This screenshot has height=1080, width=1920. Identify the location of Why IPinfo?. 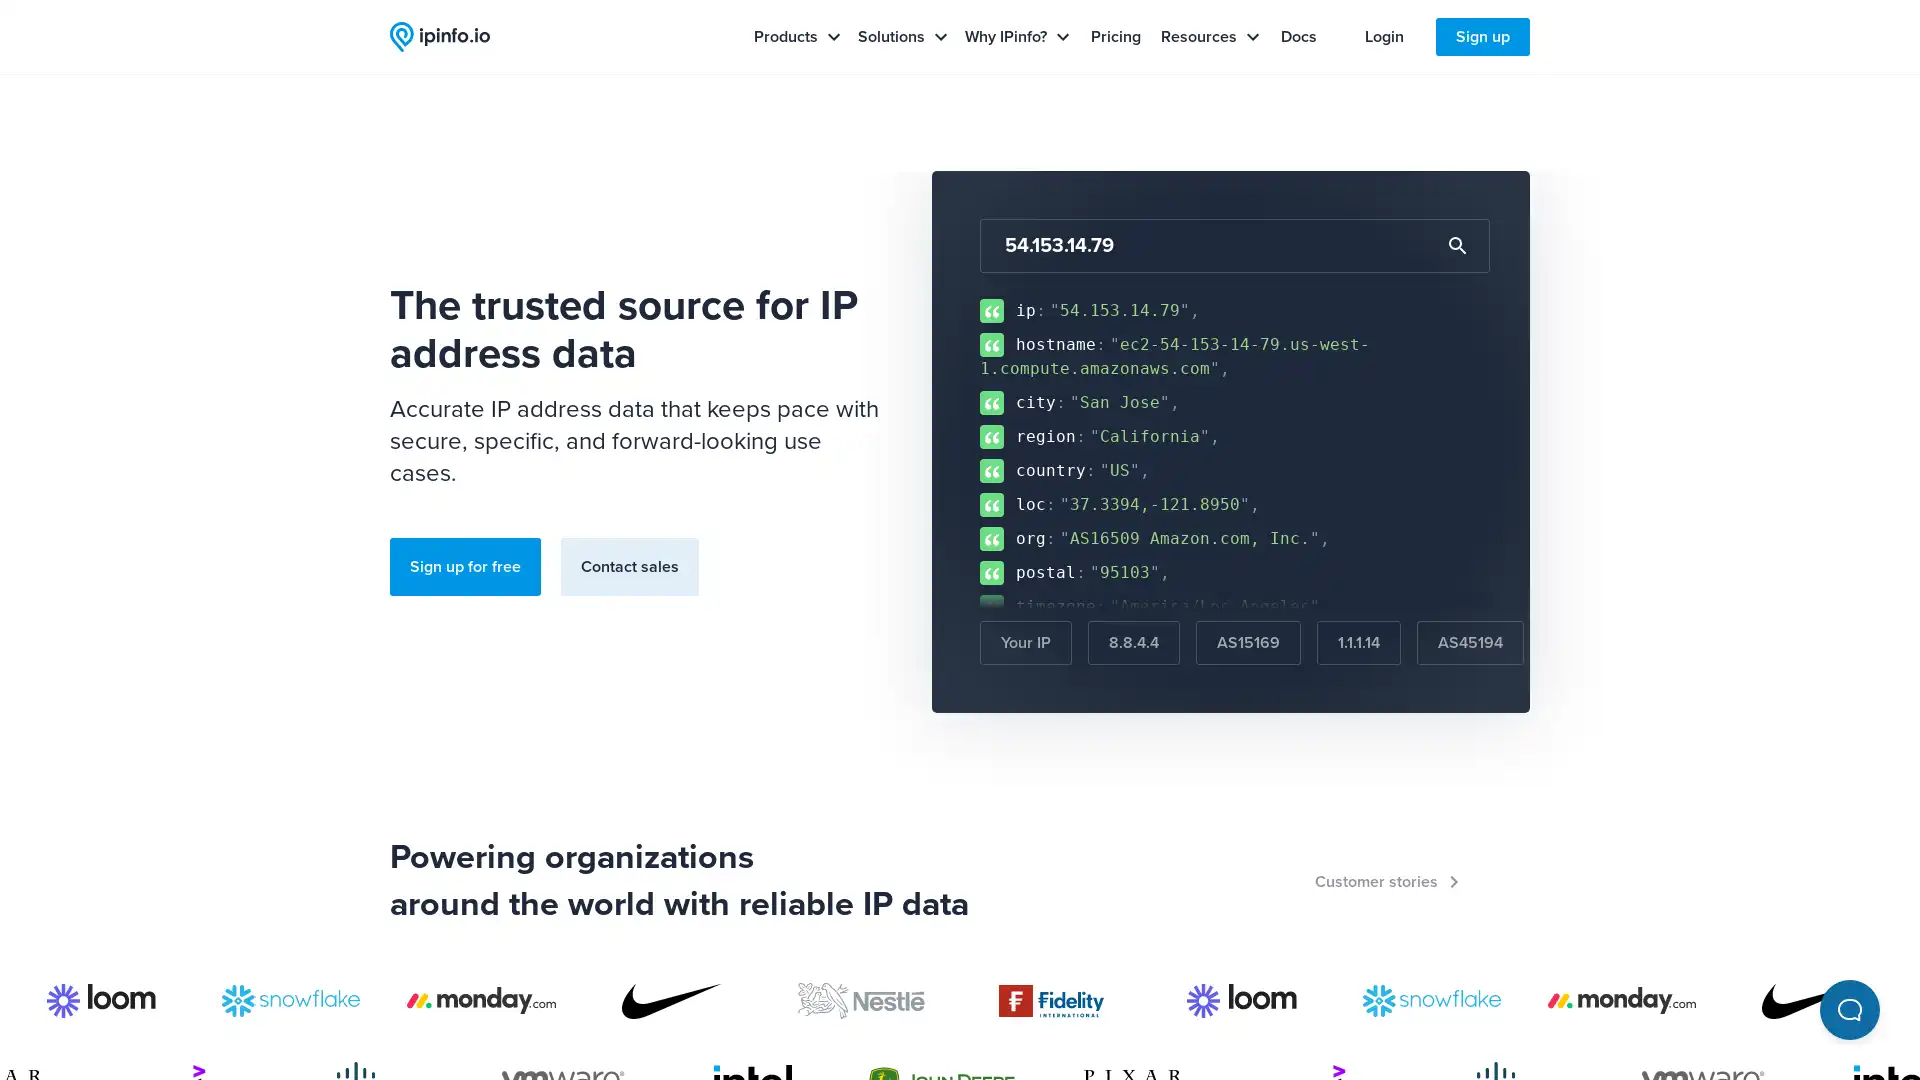
(1017, 37).